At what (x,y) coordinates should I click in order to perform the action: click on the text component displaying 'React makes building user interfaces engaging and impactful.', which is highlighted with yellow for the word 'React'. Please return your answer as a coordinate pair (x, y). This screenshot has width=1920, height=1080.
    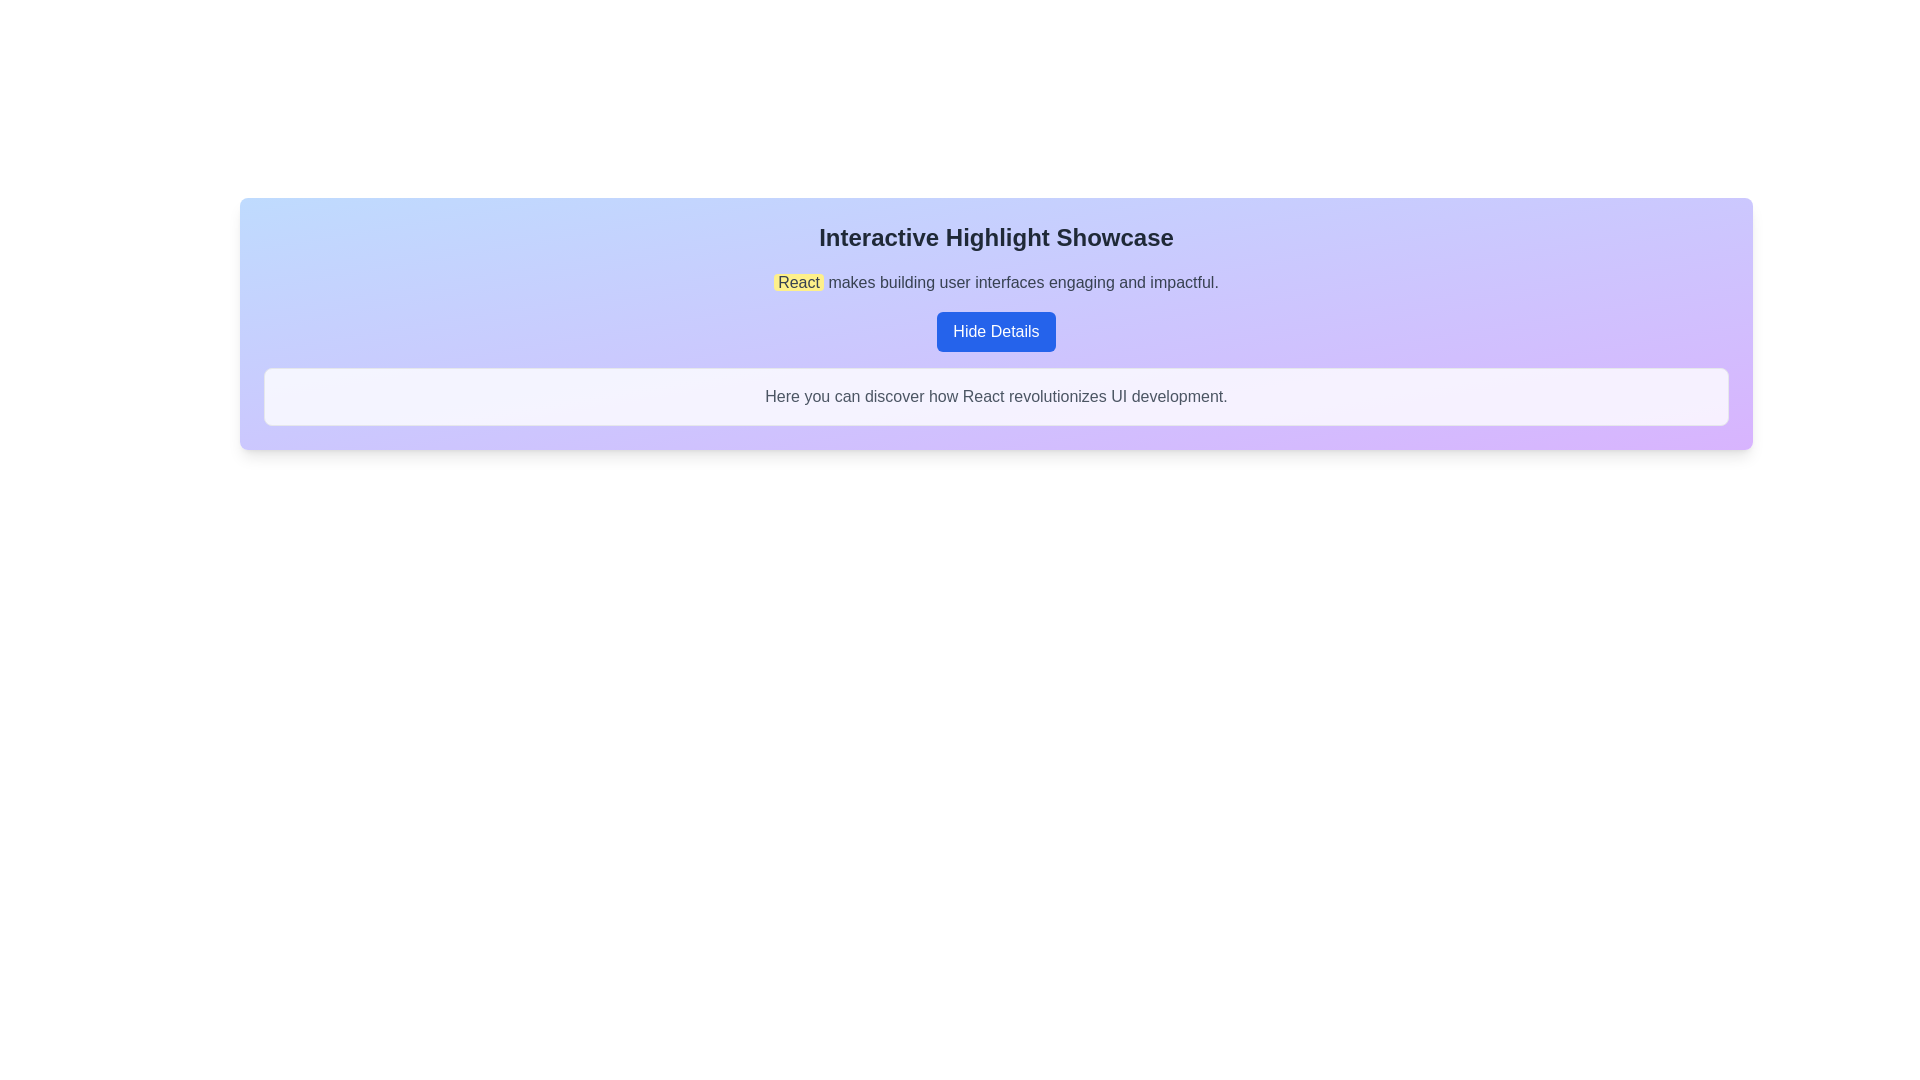
    Looking at the image, I should click on (996, 282).